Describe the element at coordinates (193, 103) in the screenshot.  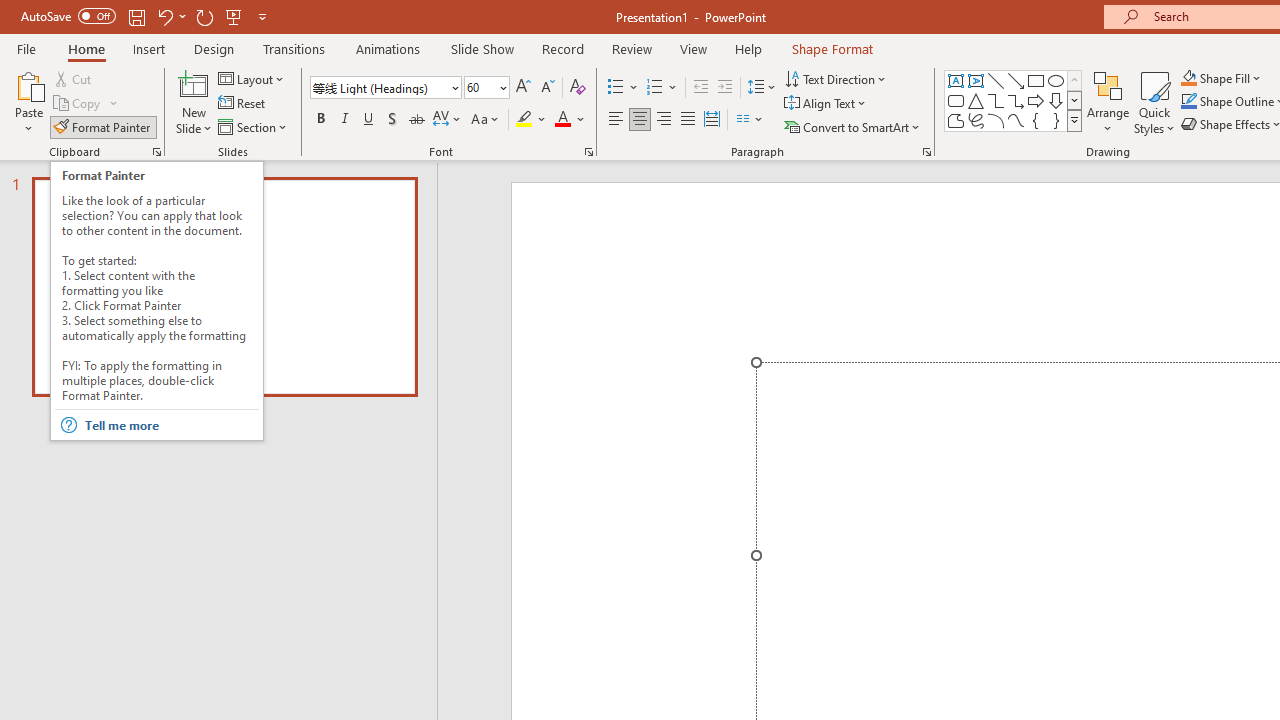
I see `'New Slide'` at that location.